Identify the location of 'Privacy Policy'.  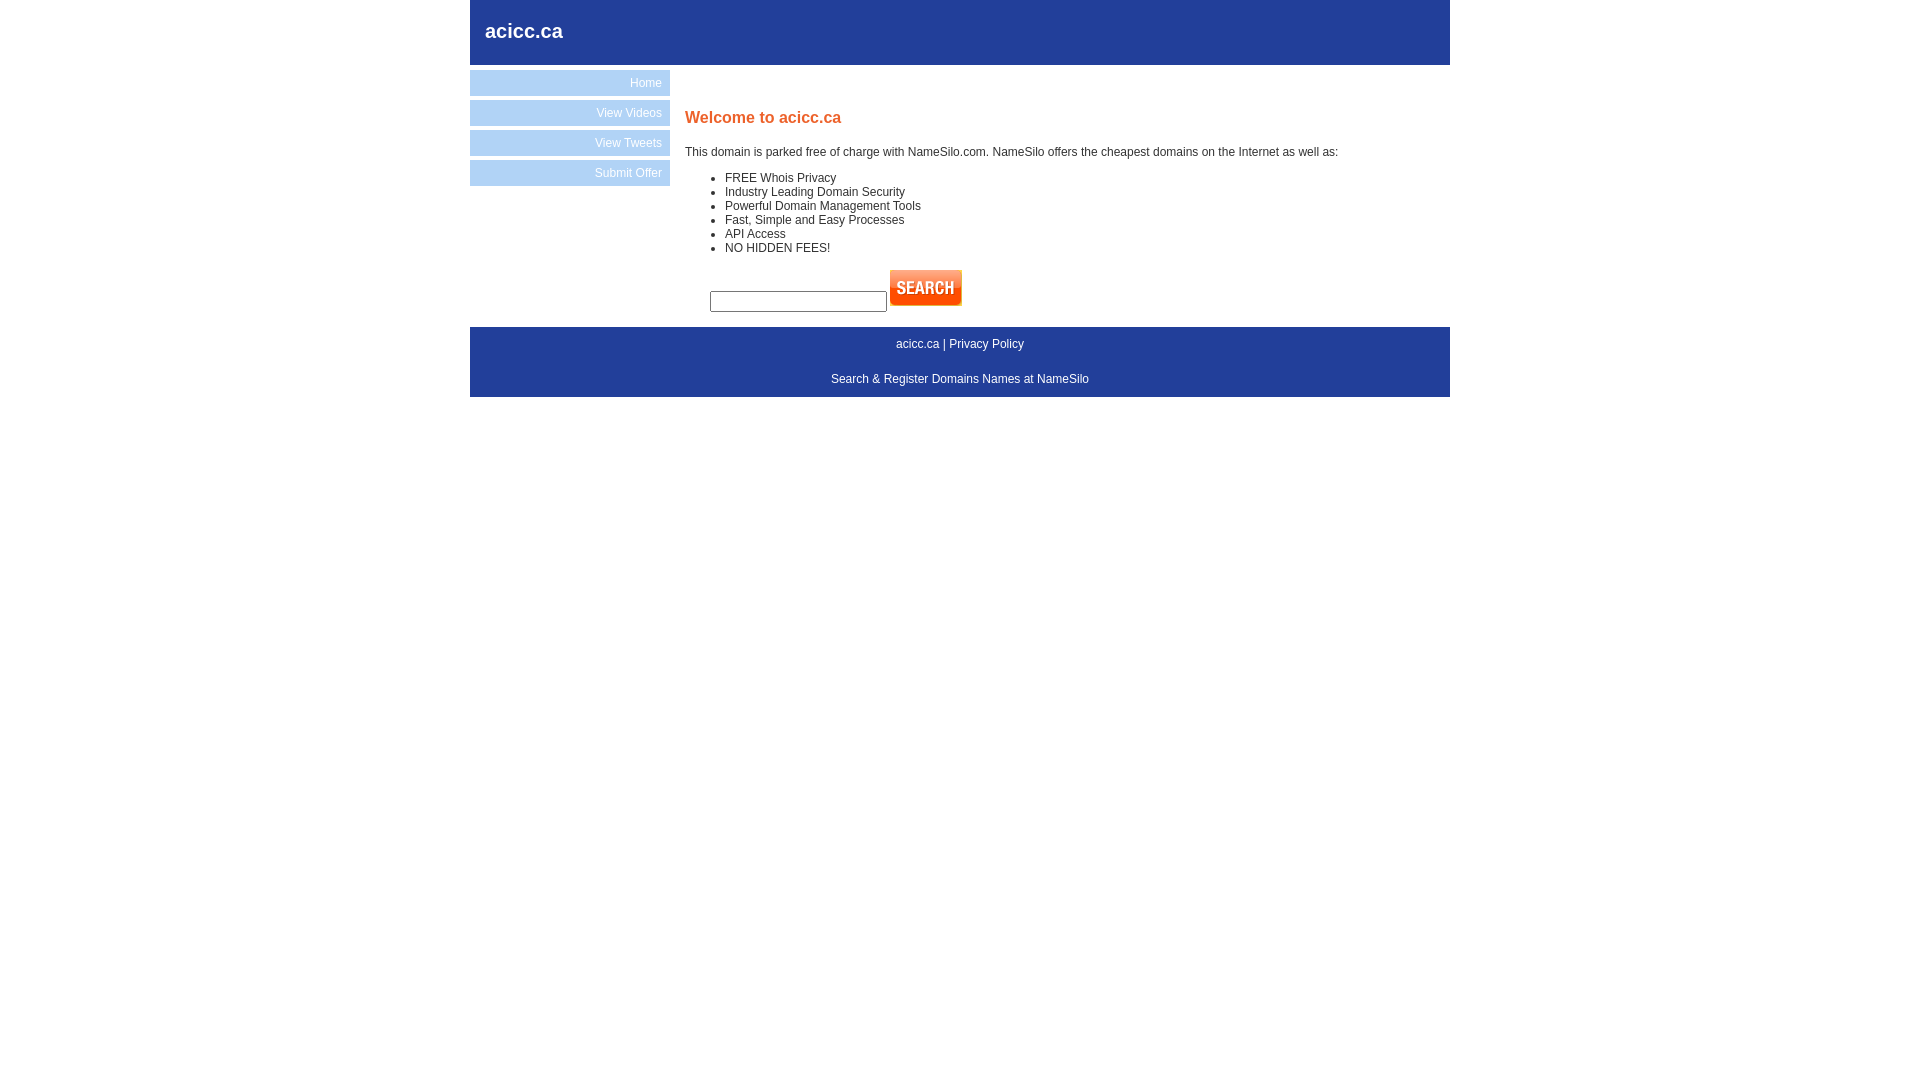
(986, 342).